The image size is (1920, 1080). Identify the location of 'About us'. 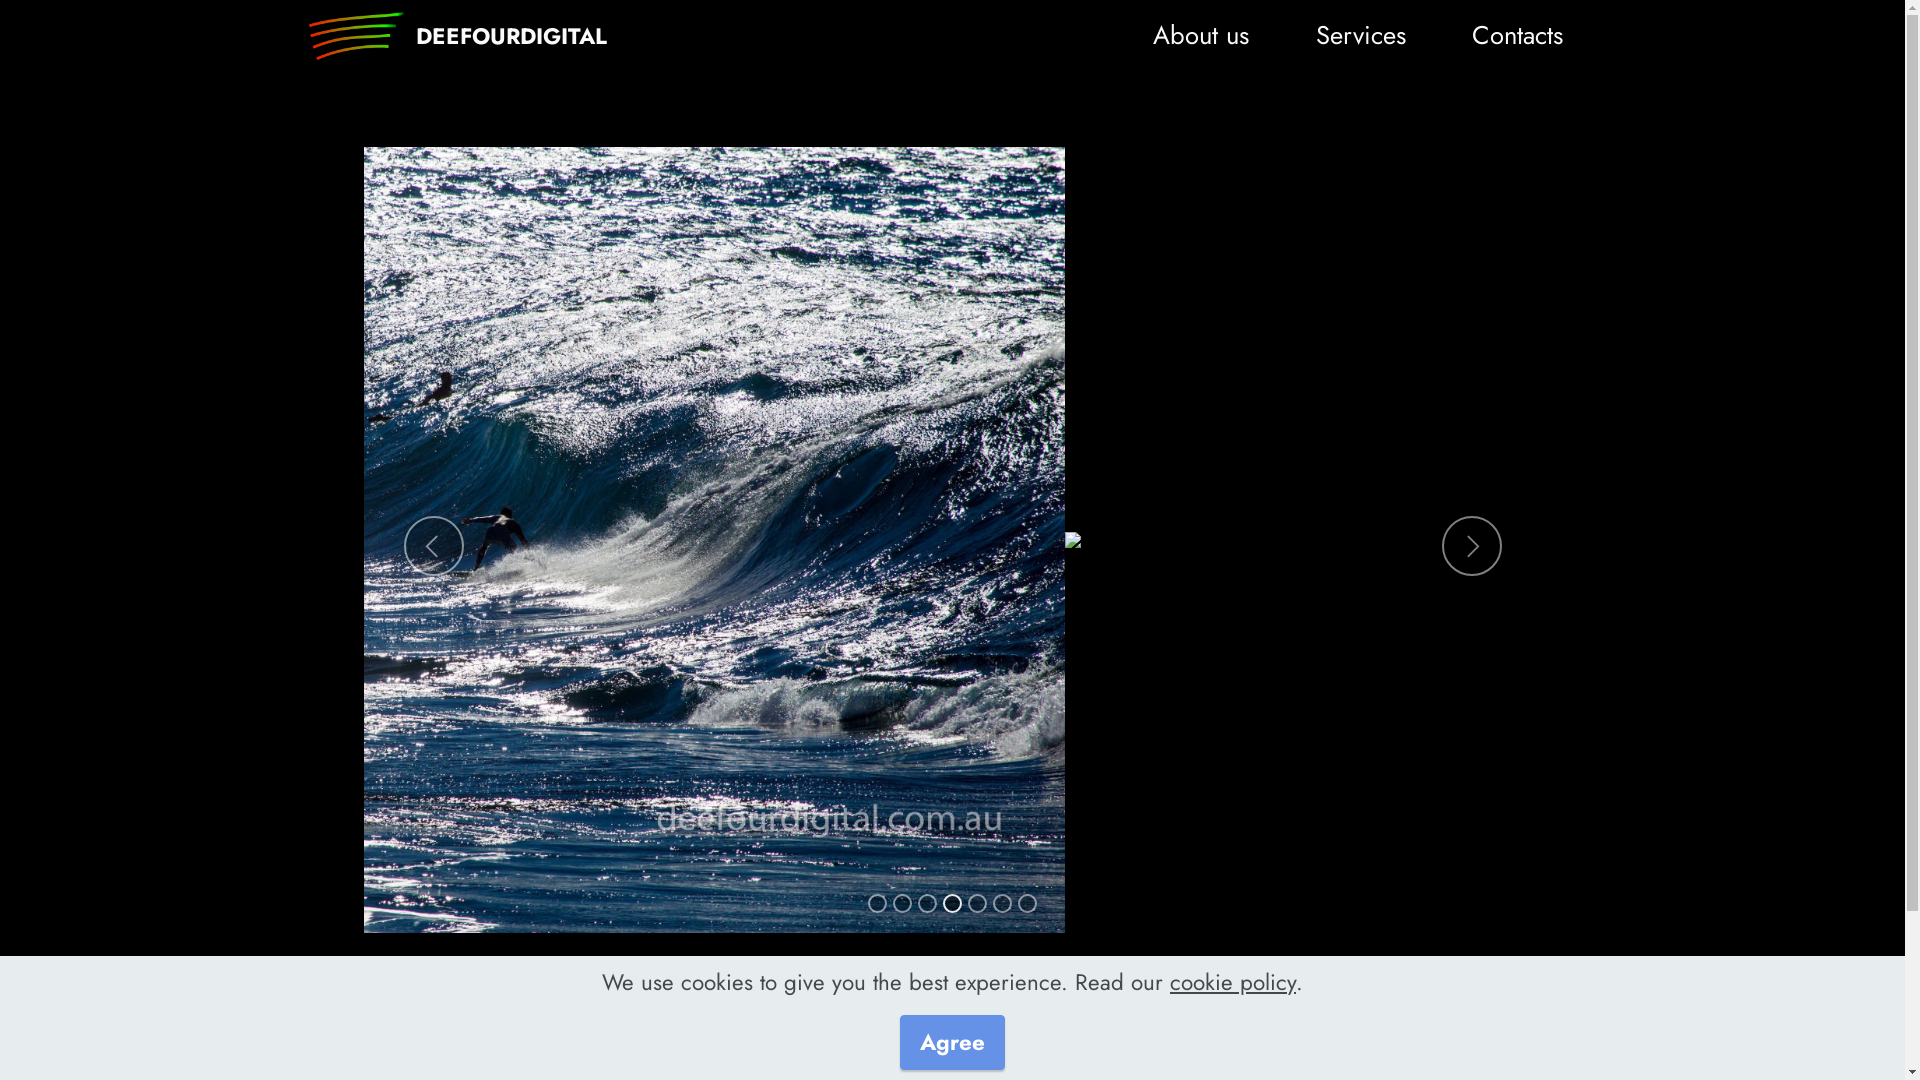
(1200, 35).